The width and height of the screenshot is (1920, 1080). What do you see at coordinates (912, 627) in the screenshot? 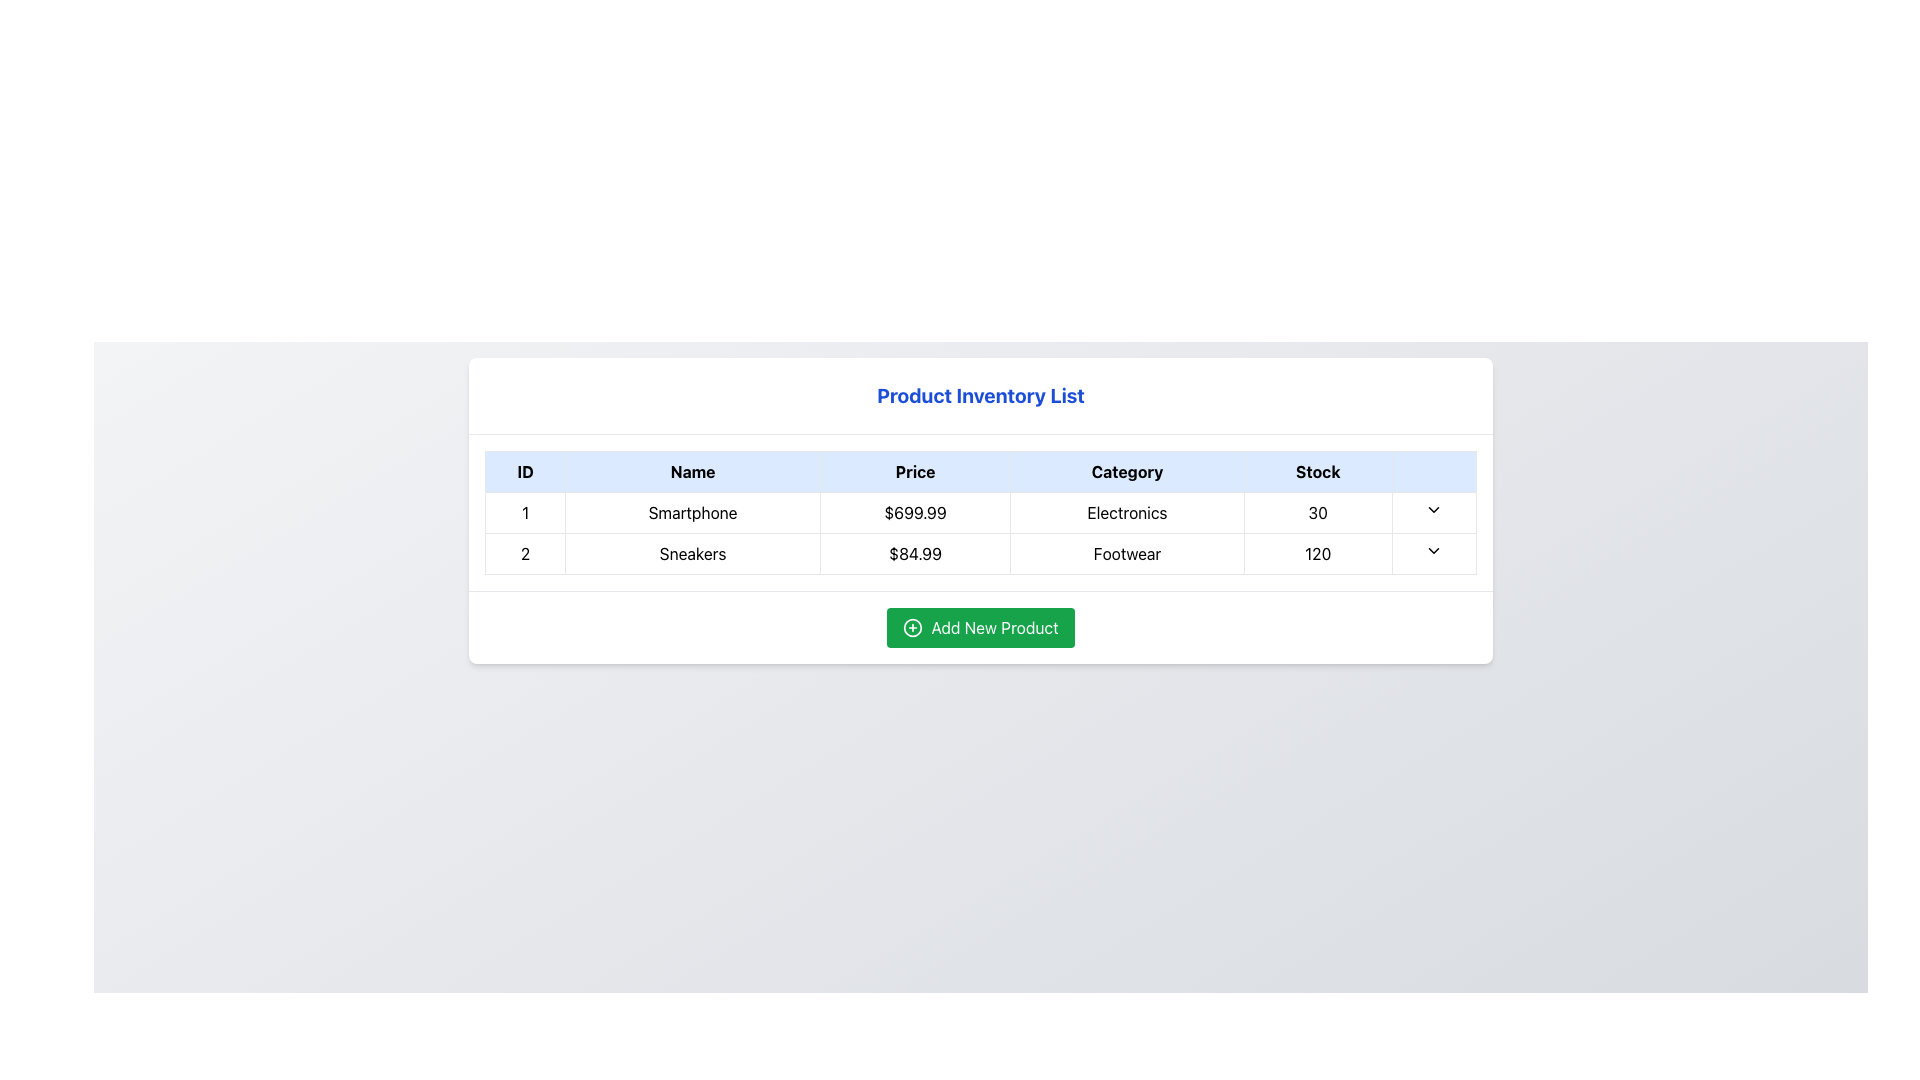
I see `the Circle (SVG) element that forms the outer circular part of the 'Add New Product' button, which is centrally placed within the green button beneath the data table` at bounding box center [912, 627].